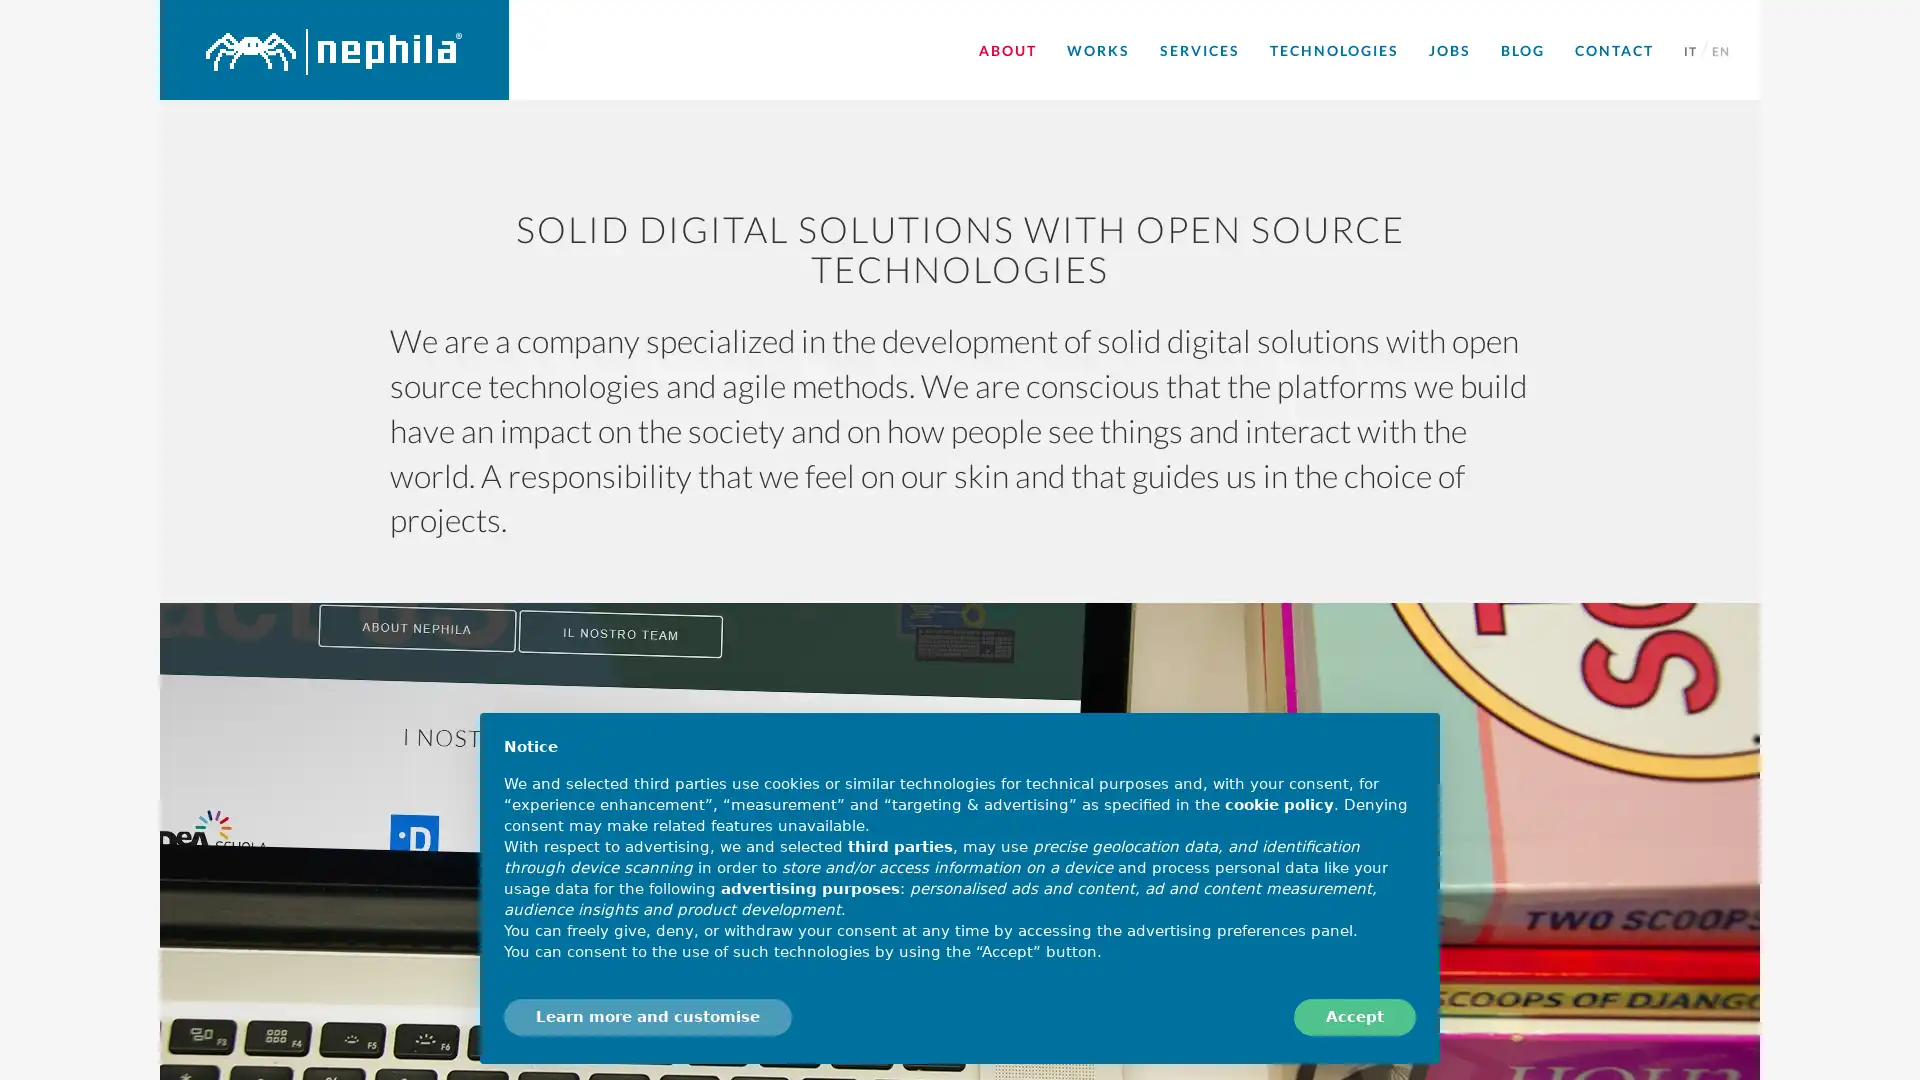 The width and height of the screenshot is (1920, 1080). I want to click on Accept, so click(1354, 1017).